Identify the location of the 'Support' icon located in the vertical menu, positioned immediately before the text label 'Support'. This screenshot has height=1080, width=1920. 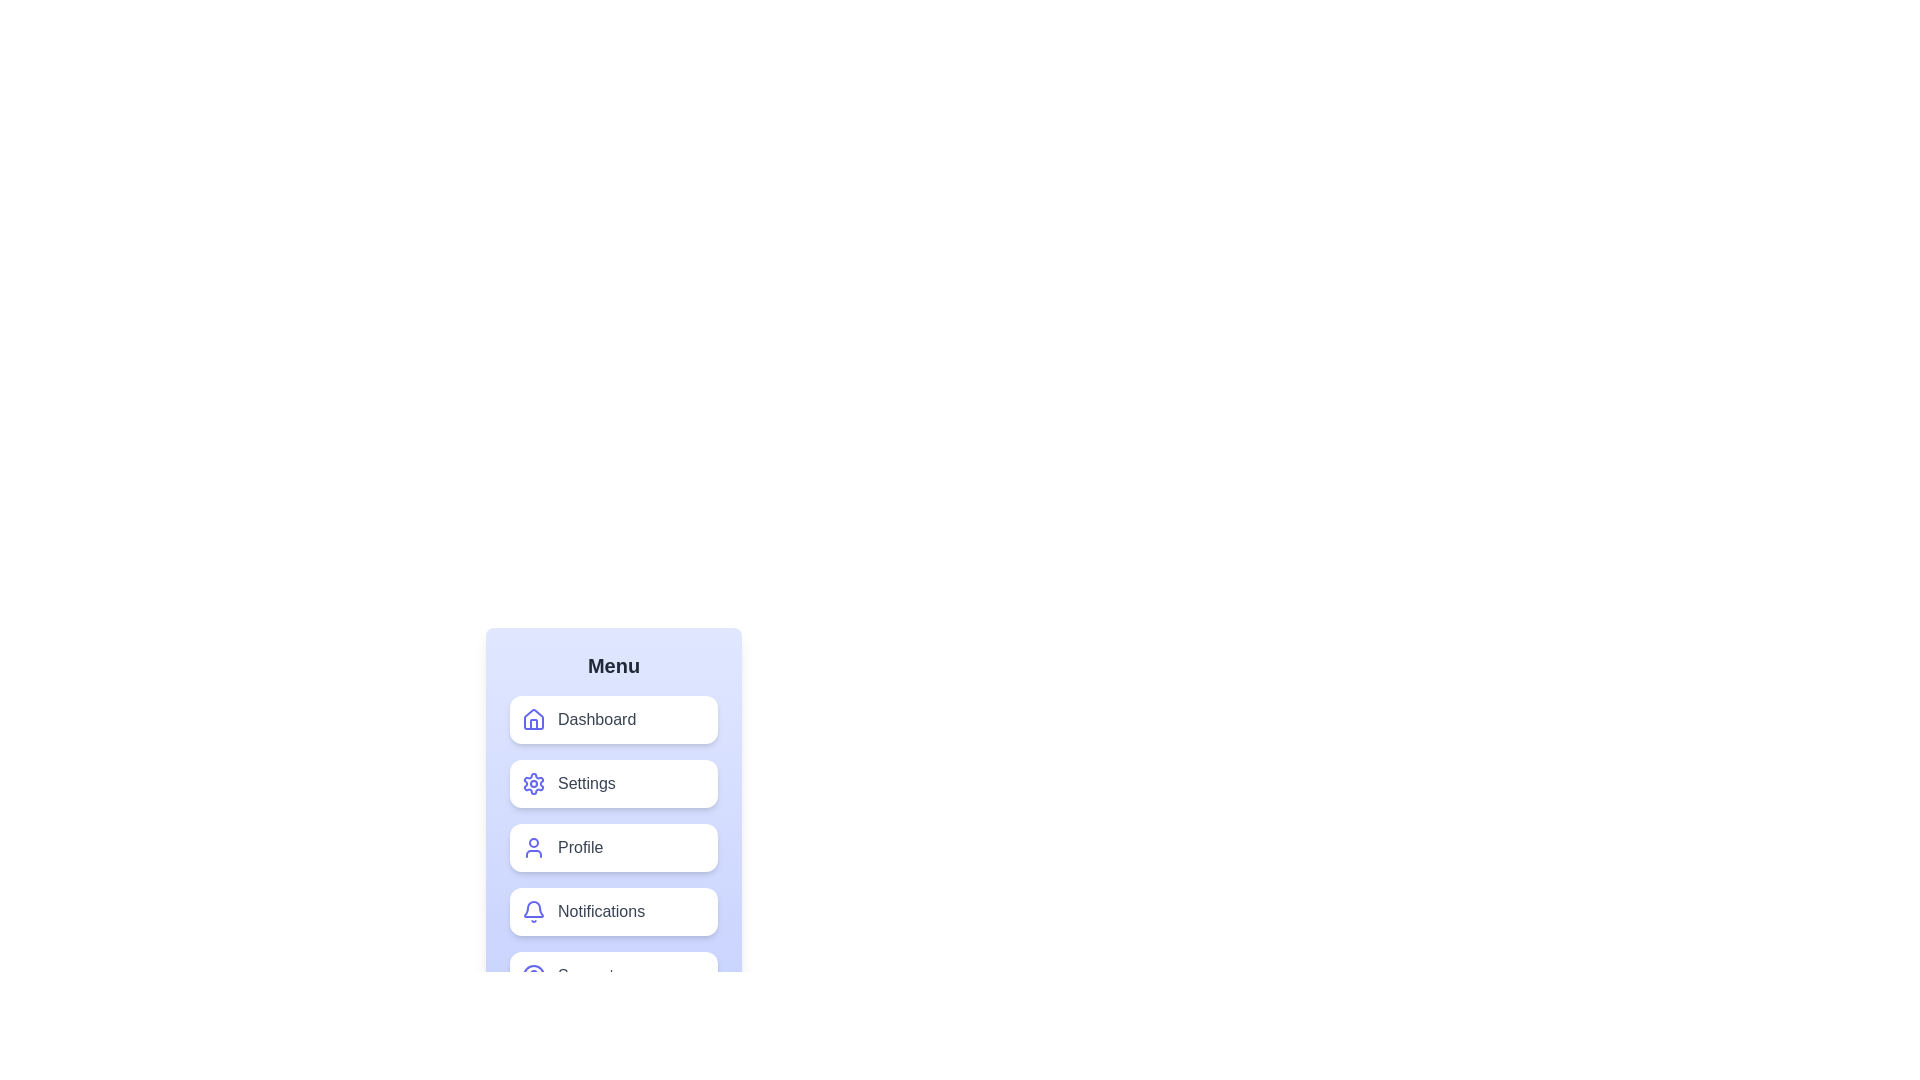
(533, 974).